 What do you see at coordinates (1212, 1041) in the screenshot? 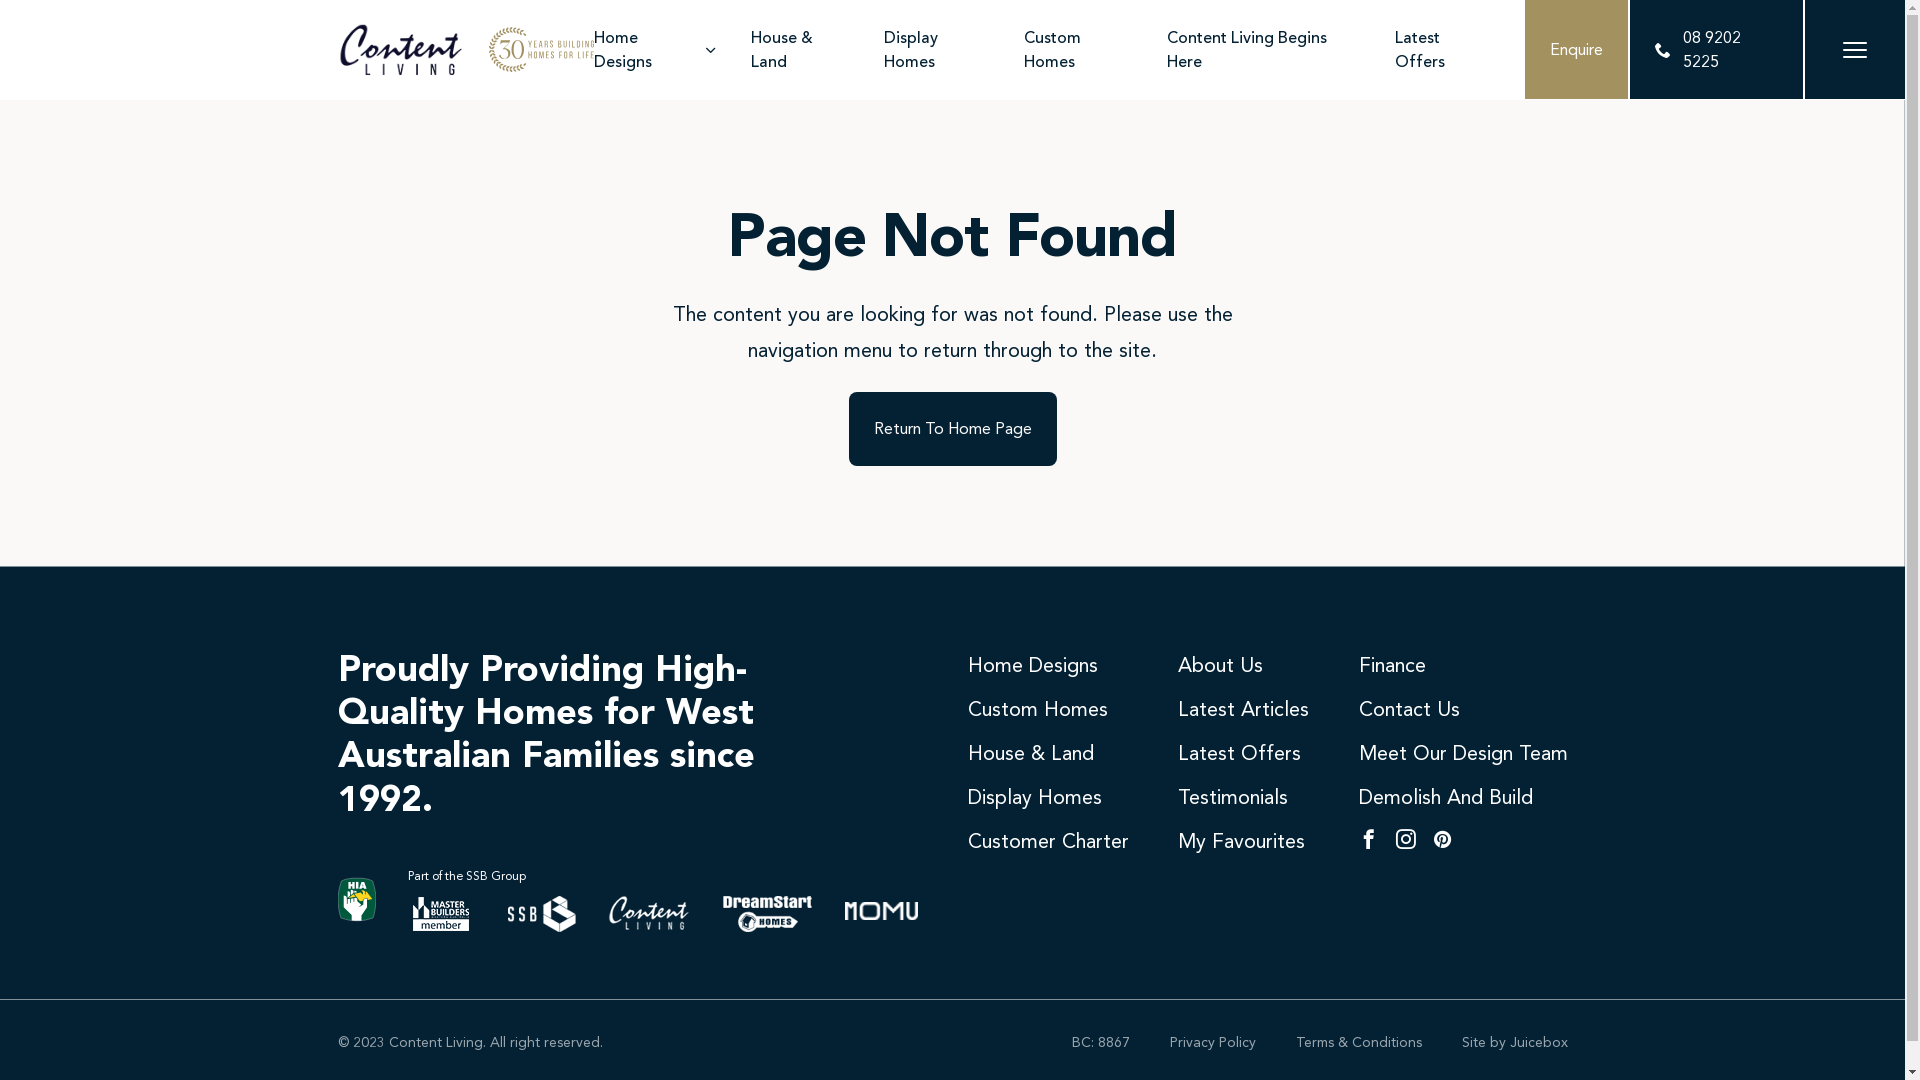
I see `'Privacy Policy'` at bounding box center [1212, 1041].